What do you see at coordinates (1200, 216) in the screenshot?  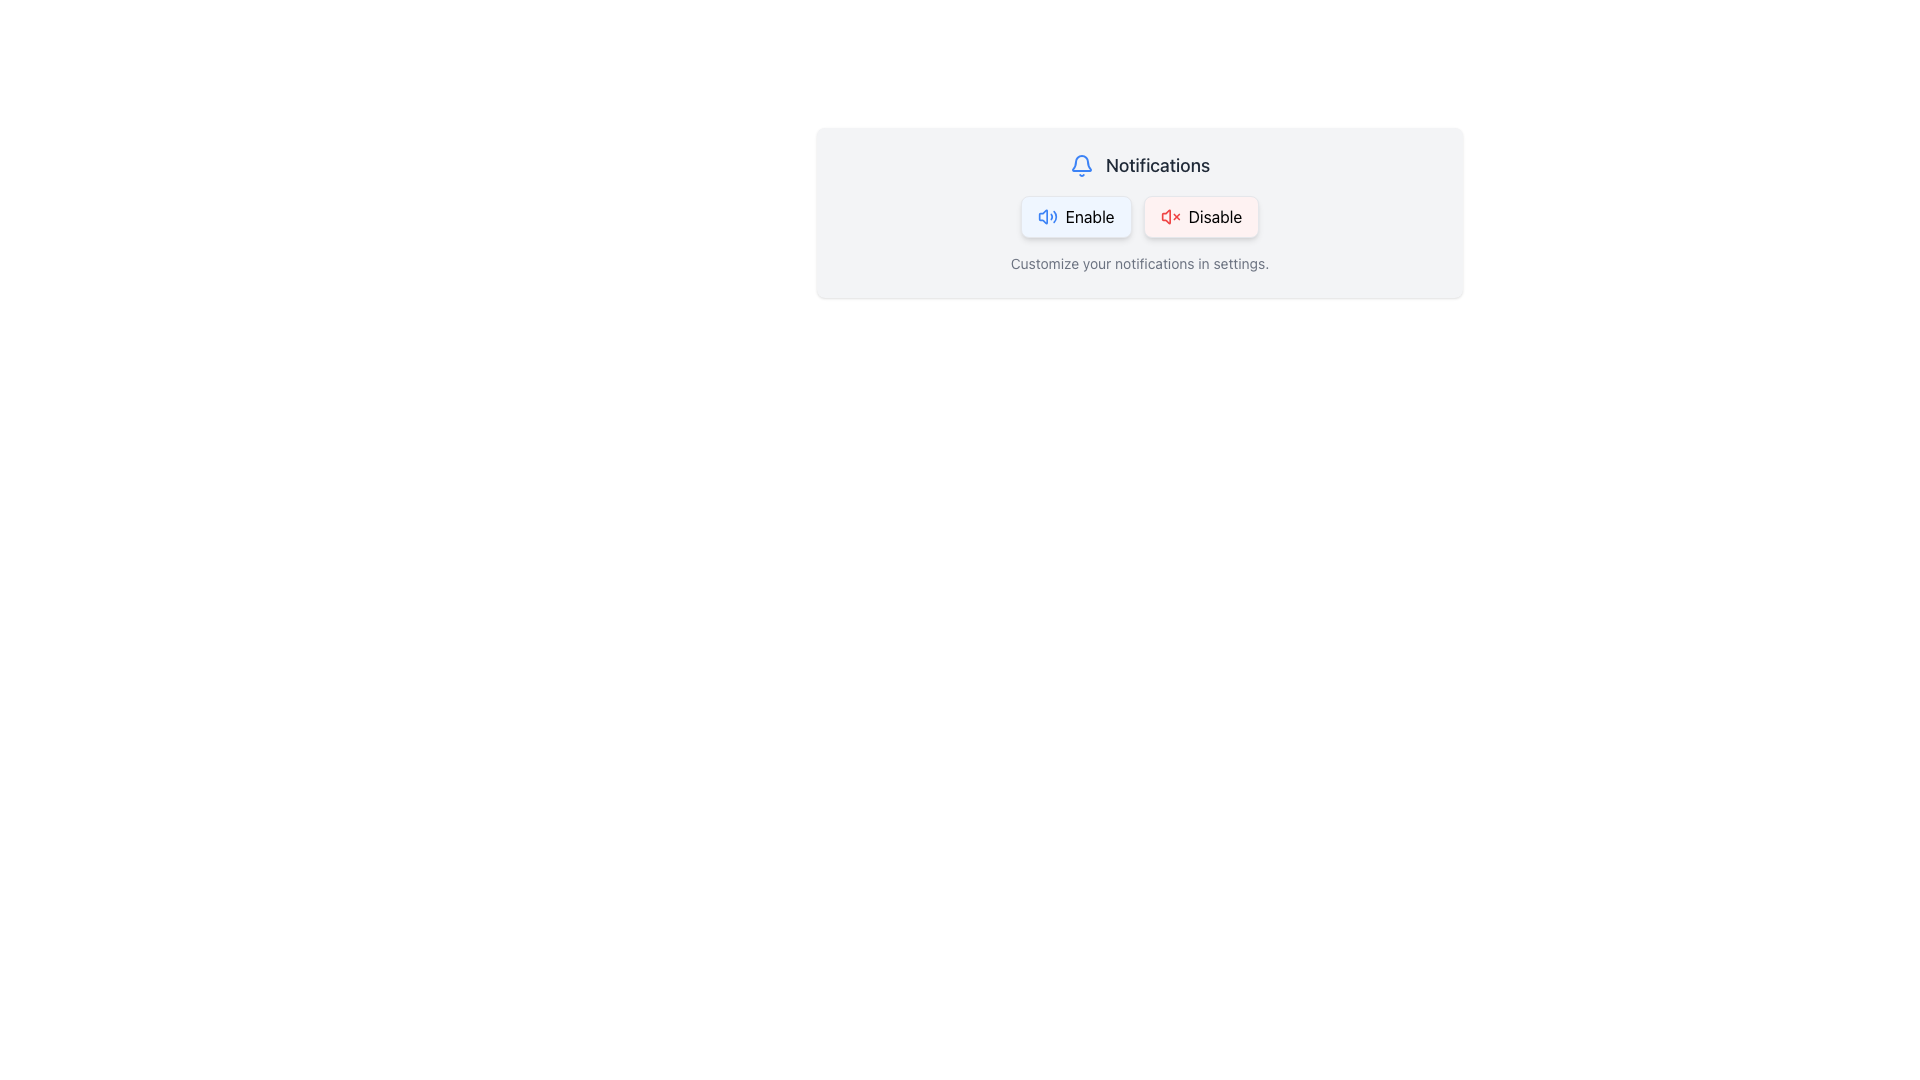 I see `the 'Disable' button` at bounding box center [1200, 216].